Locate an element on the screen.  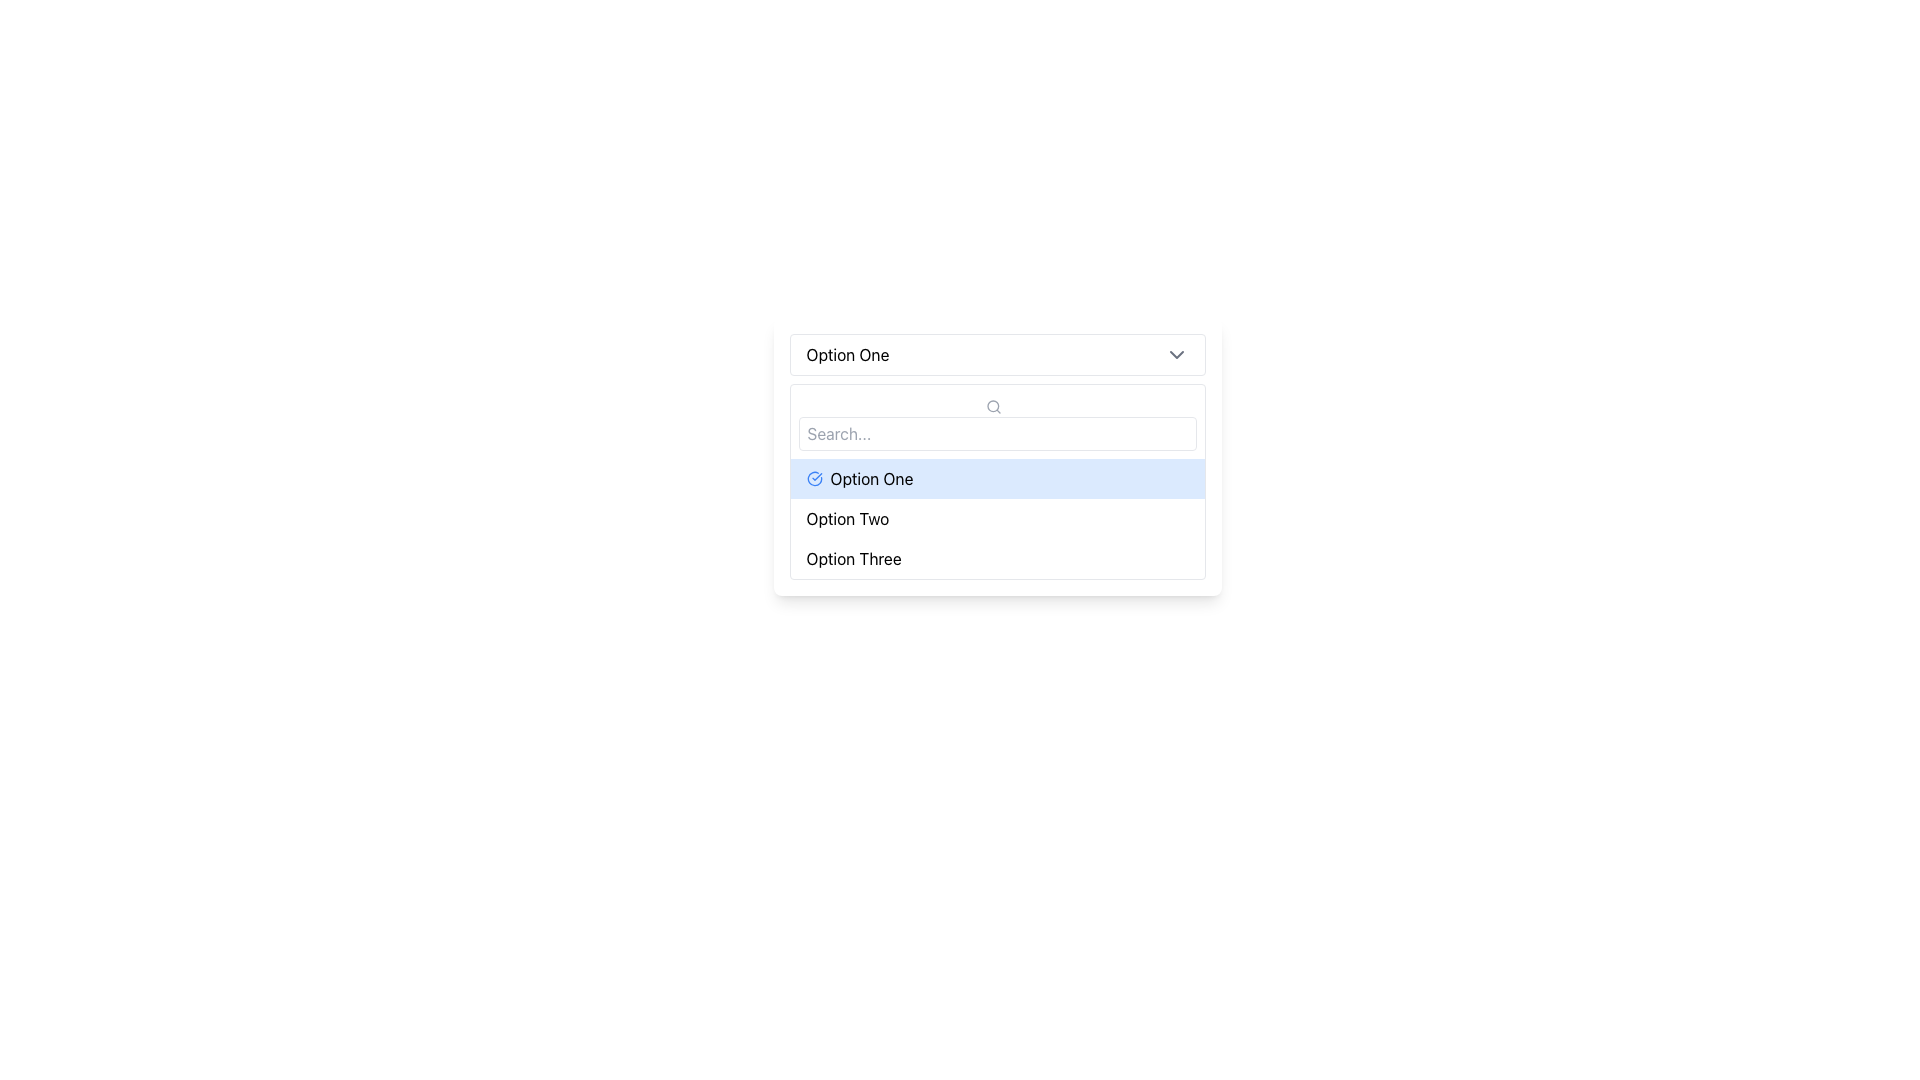
the list item displaying 'Option Two' in the dropdown menu is located at coordinates (997, 518).